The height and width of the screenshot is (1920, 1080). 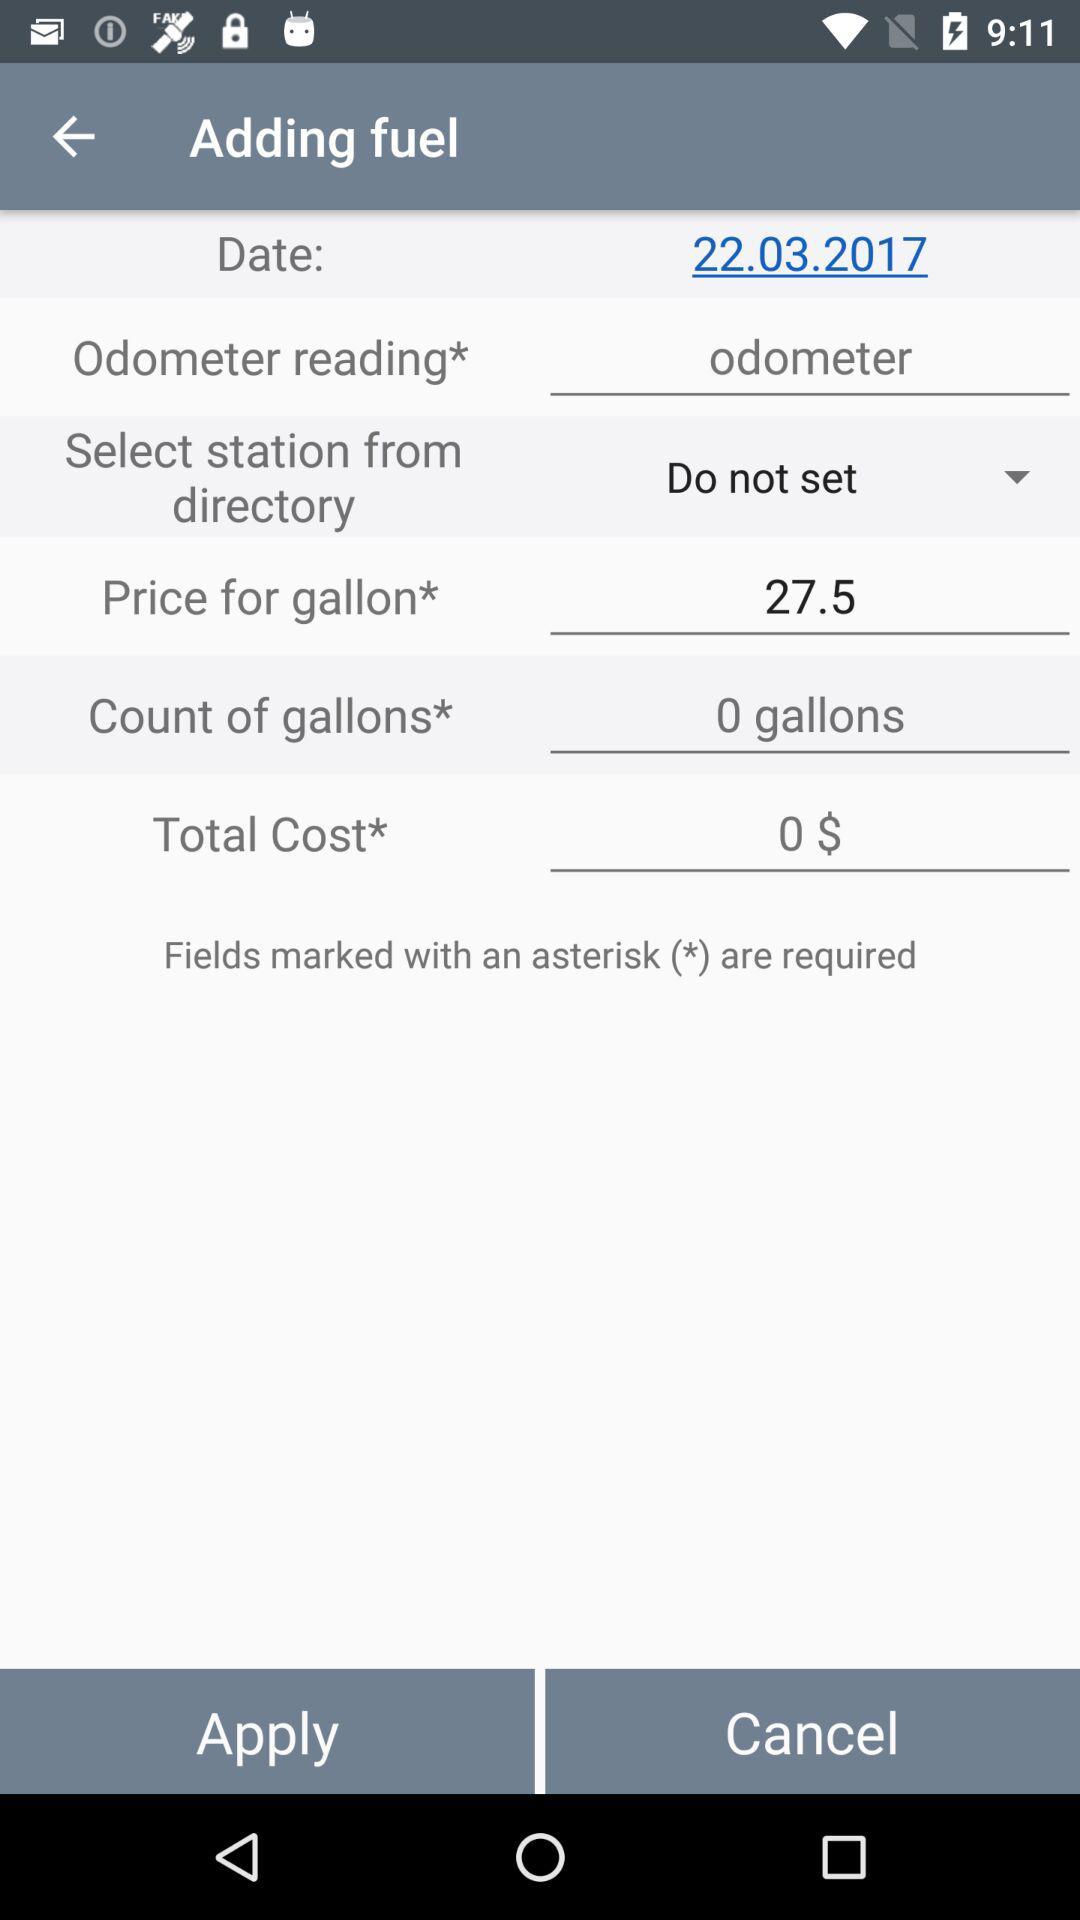 I want to click on gallons count entry, so click(x=810, y=714).